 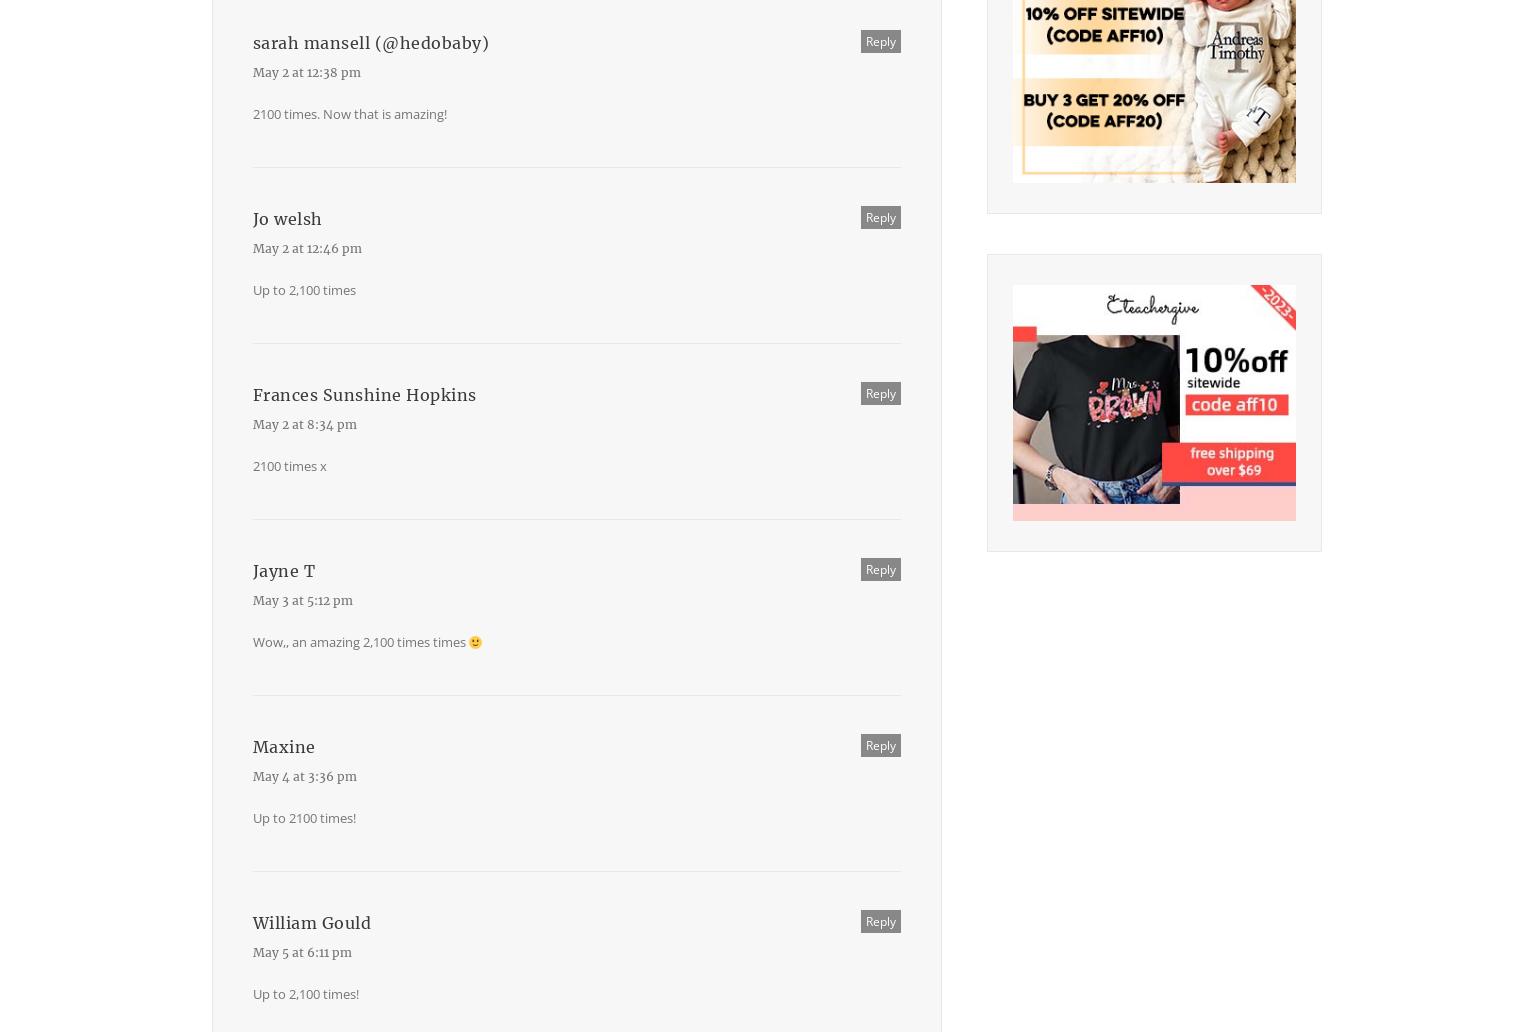 What do you see at coordinates (362, 394) in the screenshot?
I see `'Frances Sunshine Hopkins'` at bounding box center [362, 394].